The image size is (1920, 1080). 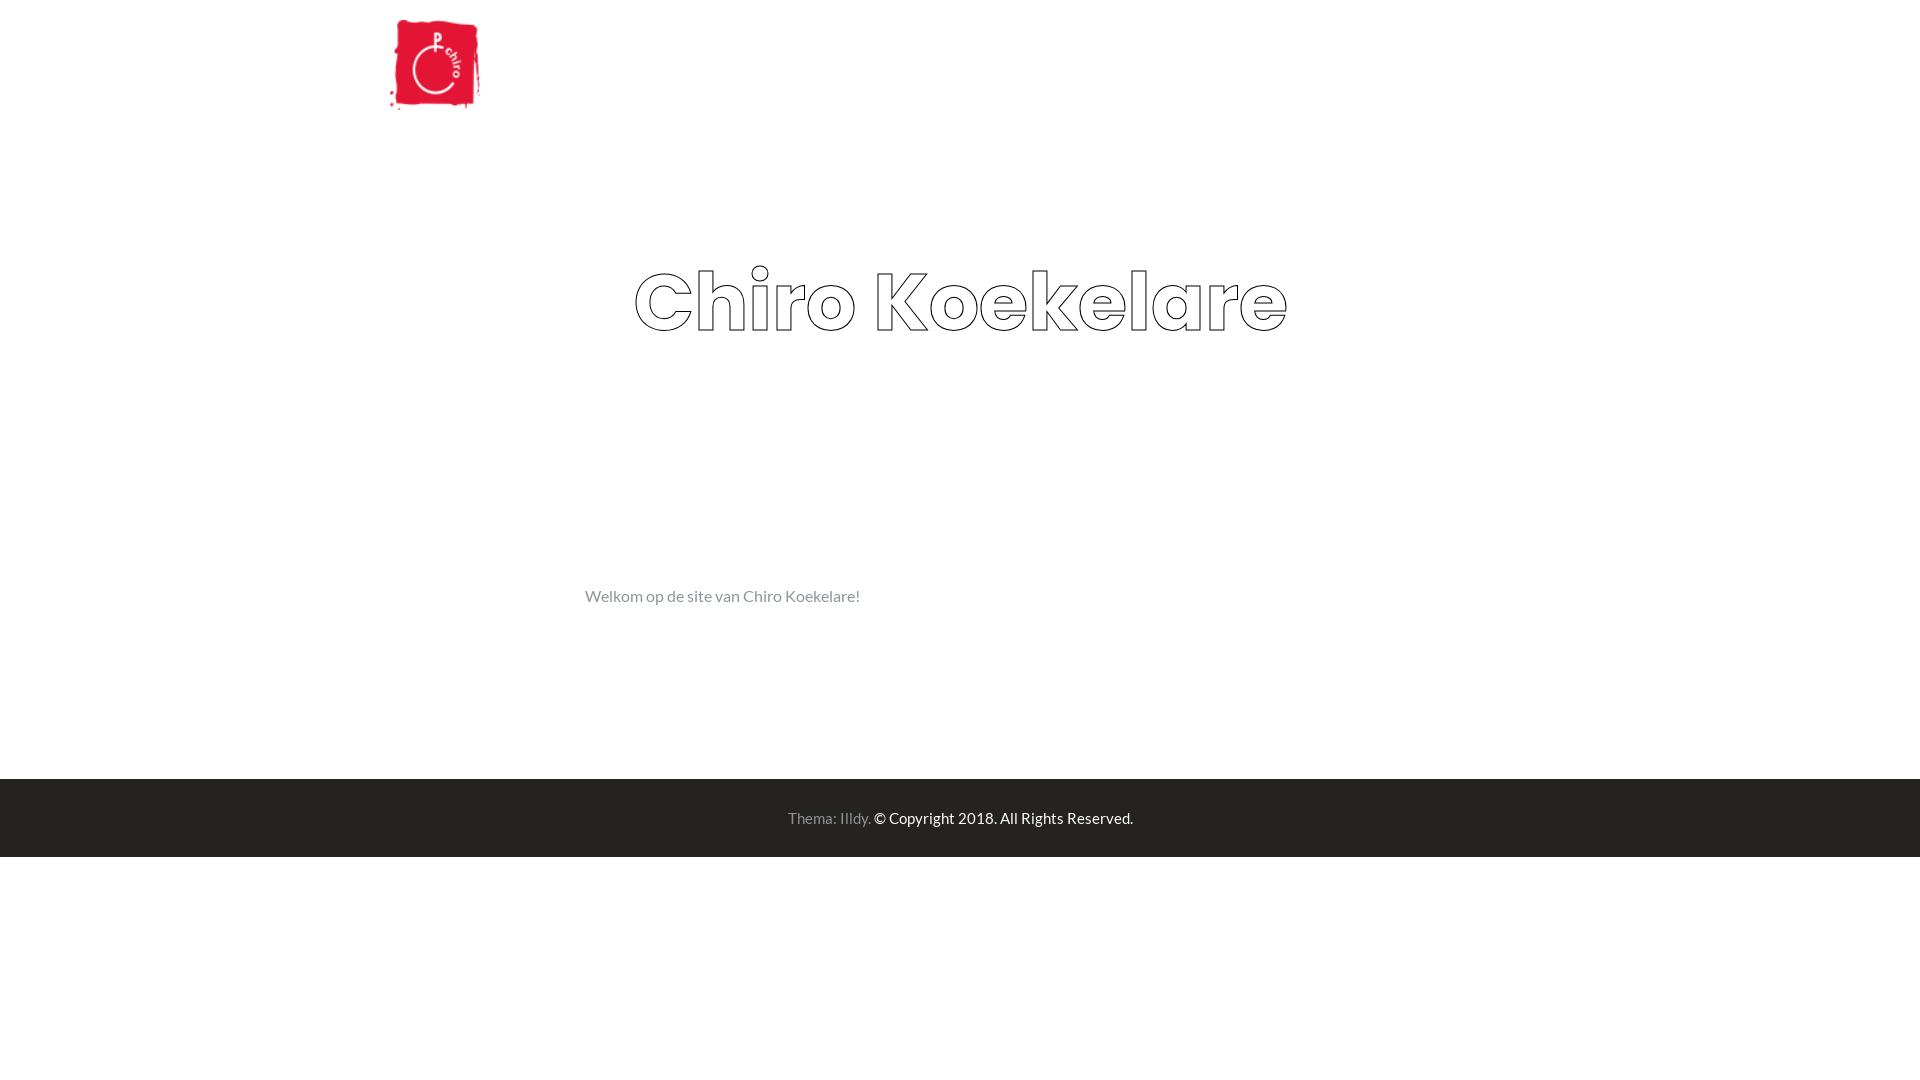 What do you see at coordinates (1274, 67) in the screenshot?
I see `'Info'` at bounding box center [1274, 67].